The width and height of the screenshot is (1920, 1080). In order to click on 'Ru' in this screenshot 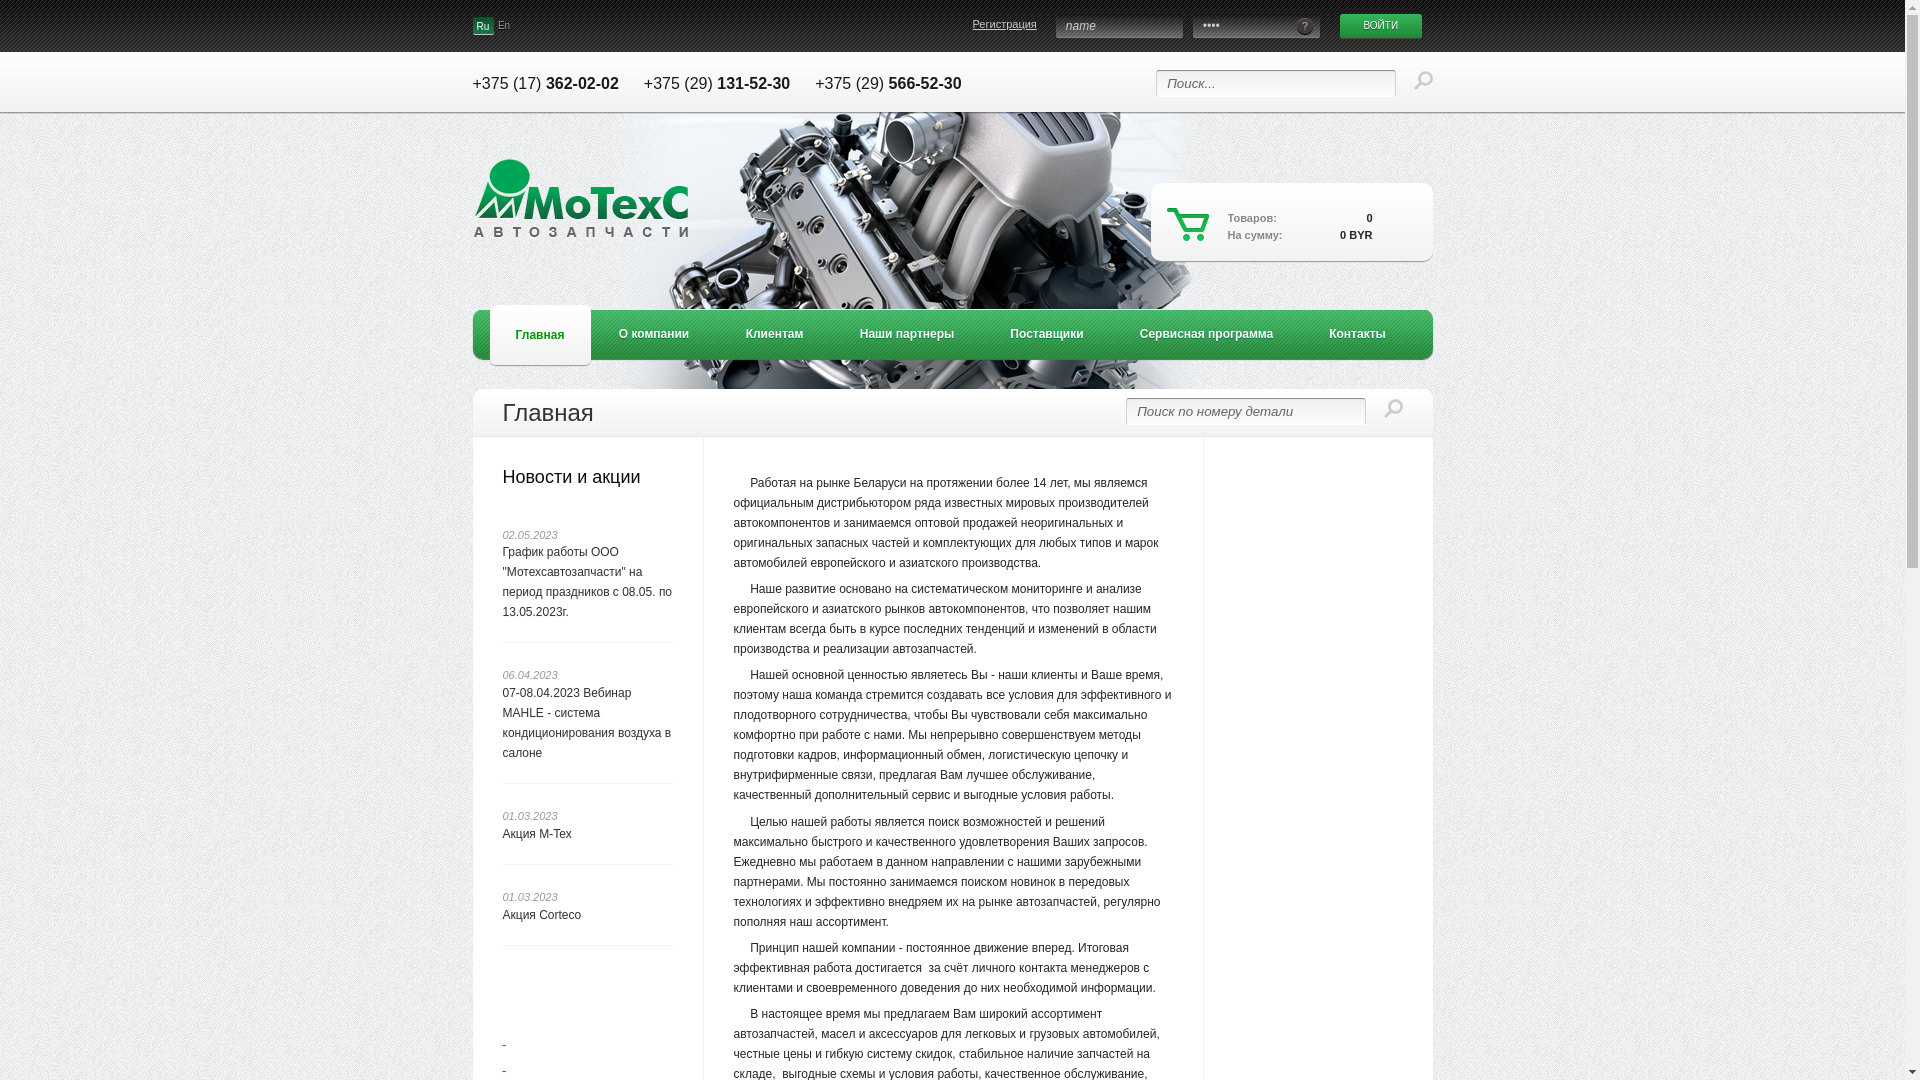, I will do `click(482, 25)`.